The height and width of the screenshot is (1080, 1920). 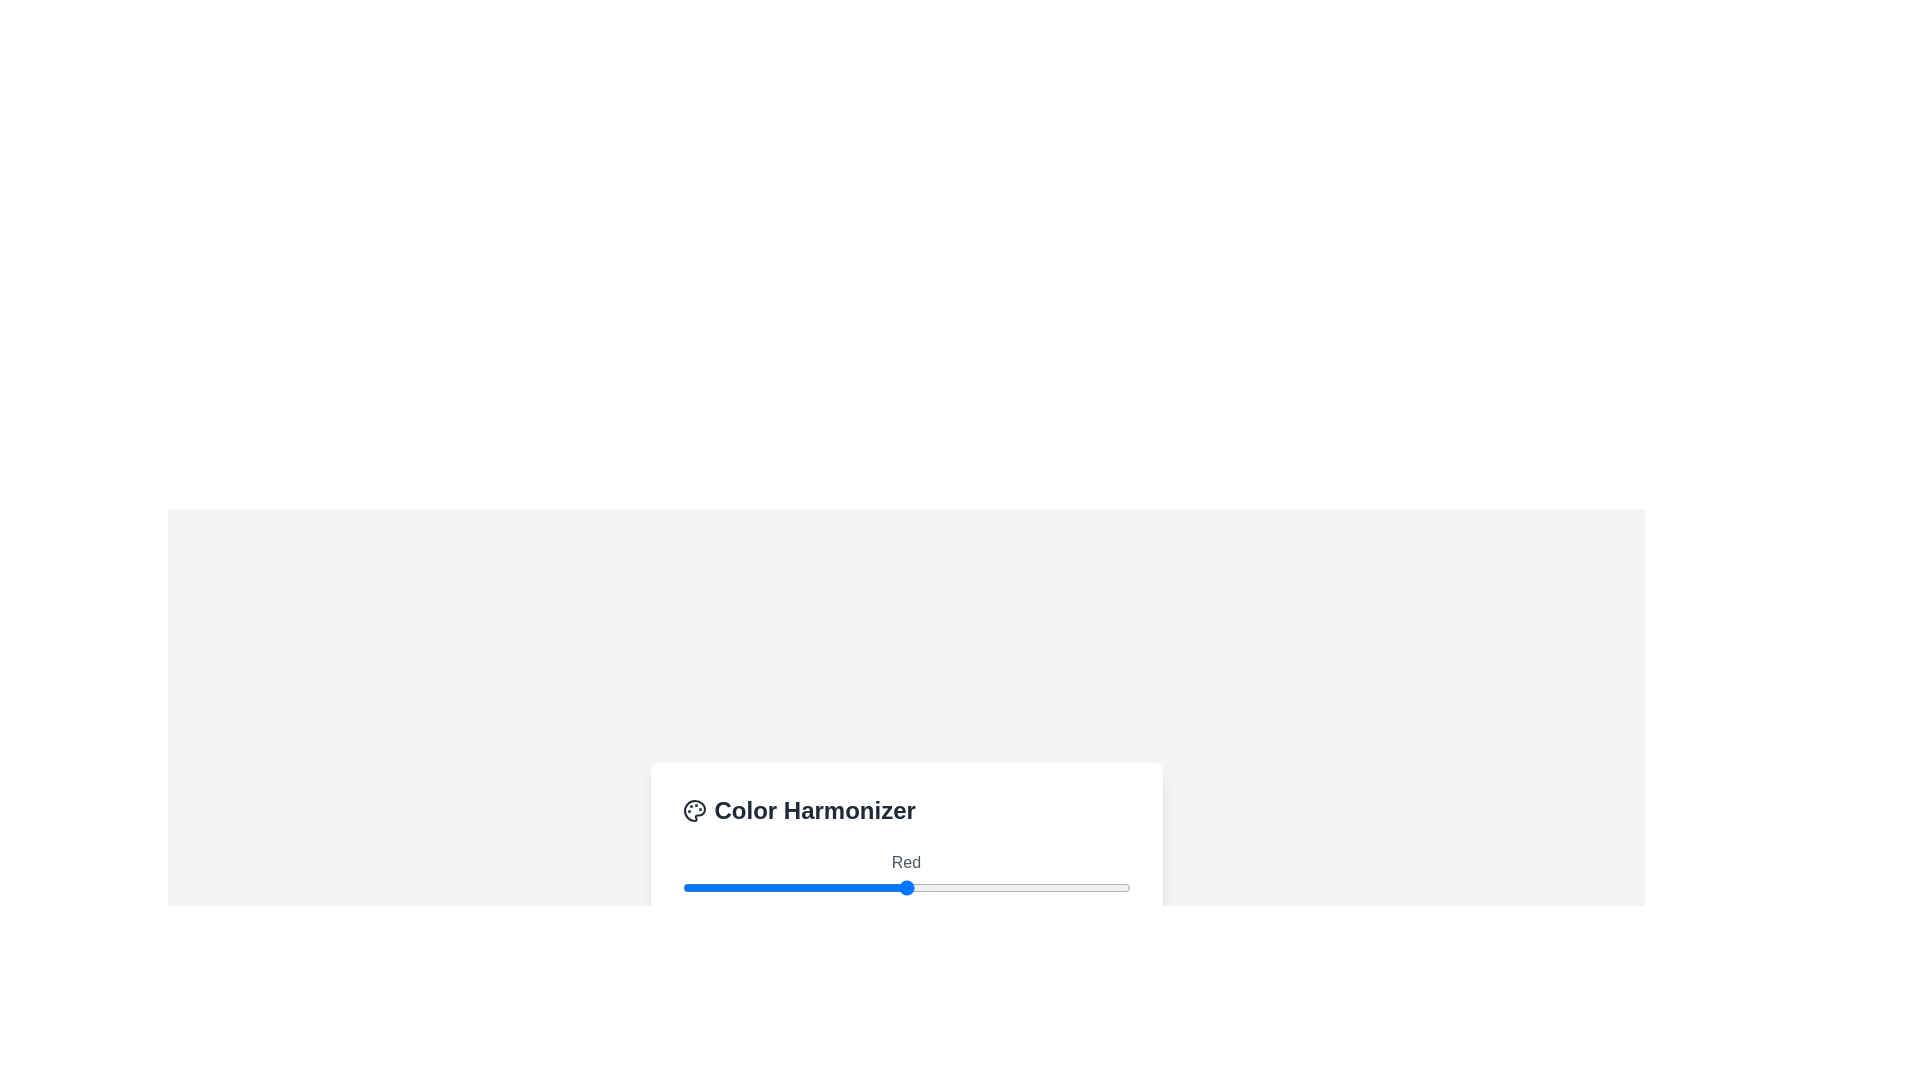 I want to click on the red slider to set its value to 127, so click(x=904, y=886).